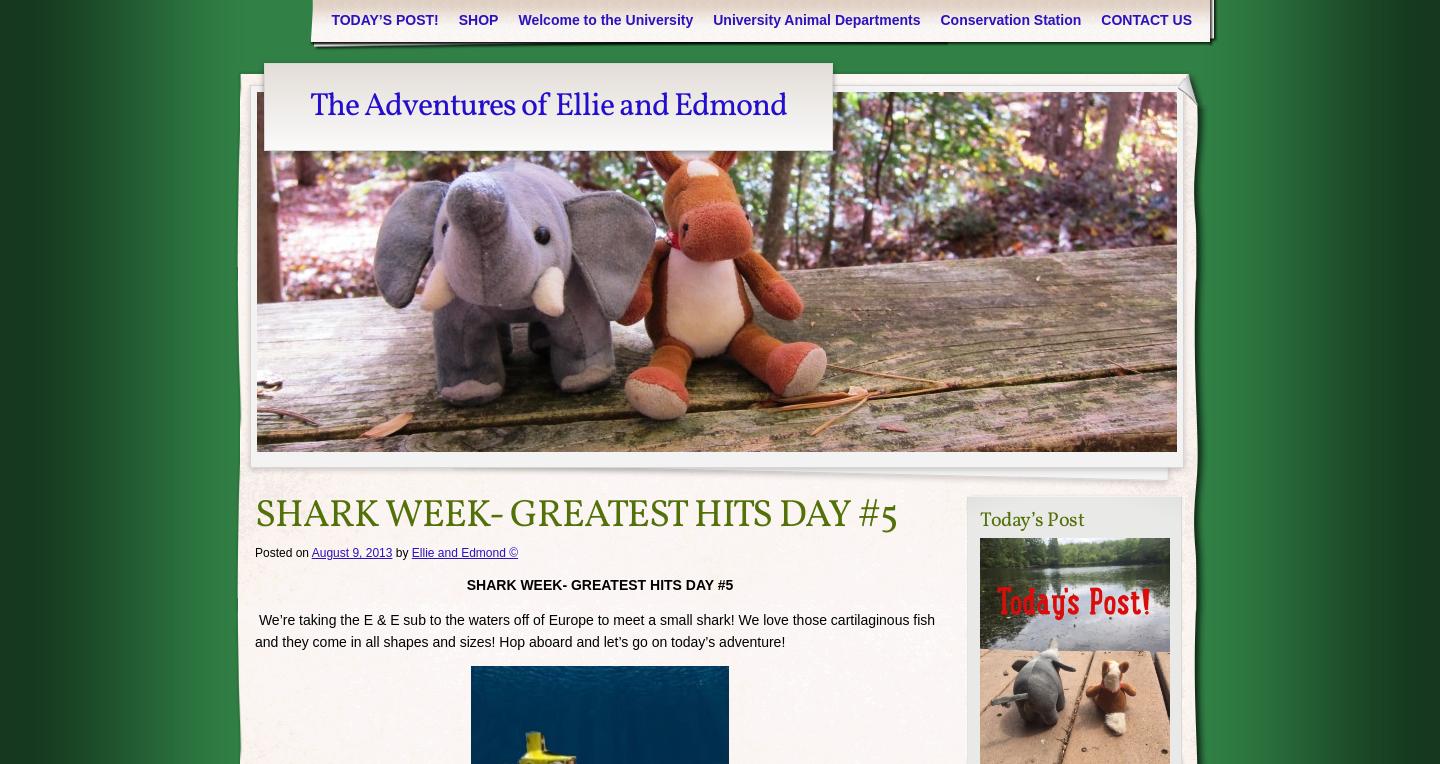 The height and width of the screenshot is (764, 1440). I want to click on 'Ellie and Edmond ©', so click(464, 552).